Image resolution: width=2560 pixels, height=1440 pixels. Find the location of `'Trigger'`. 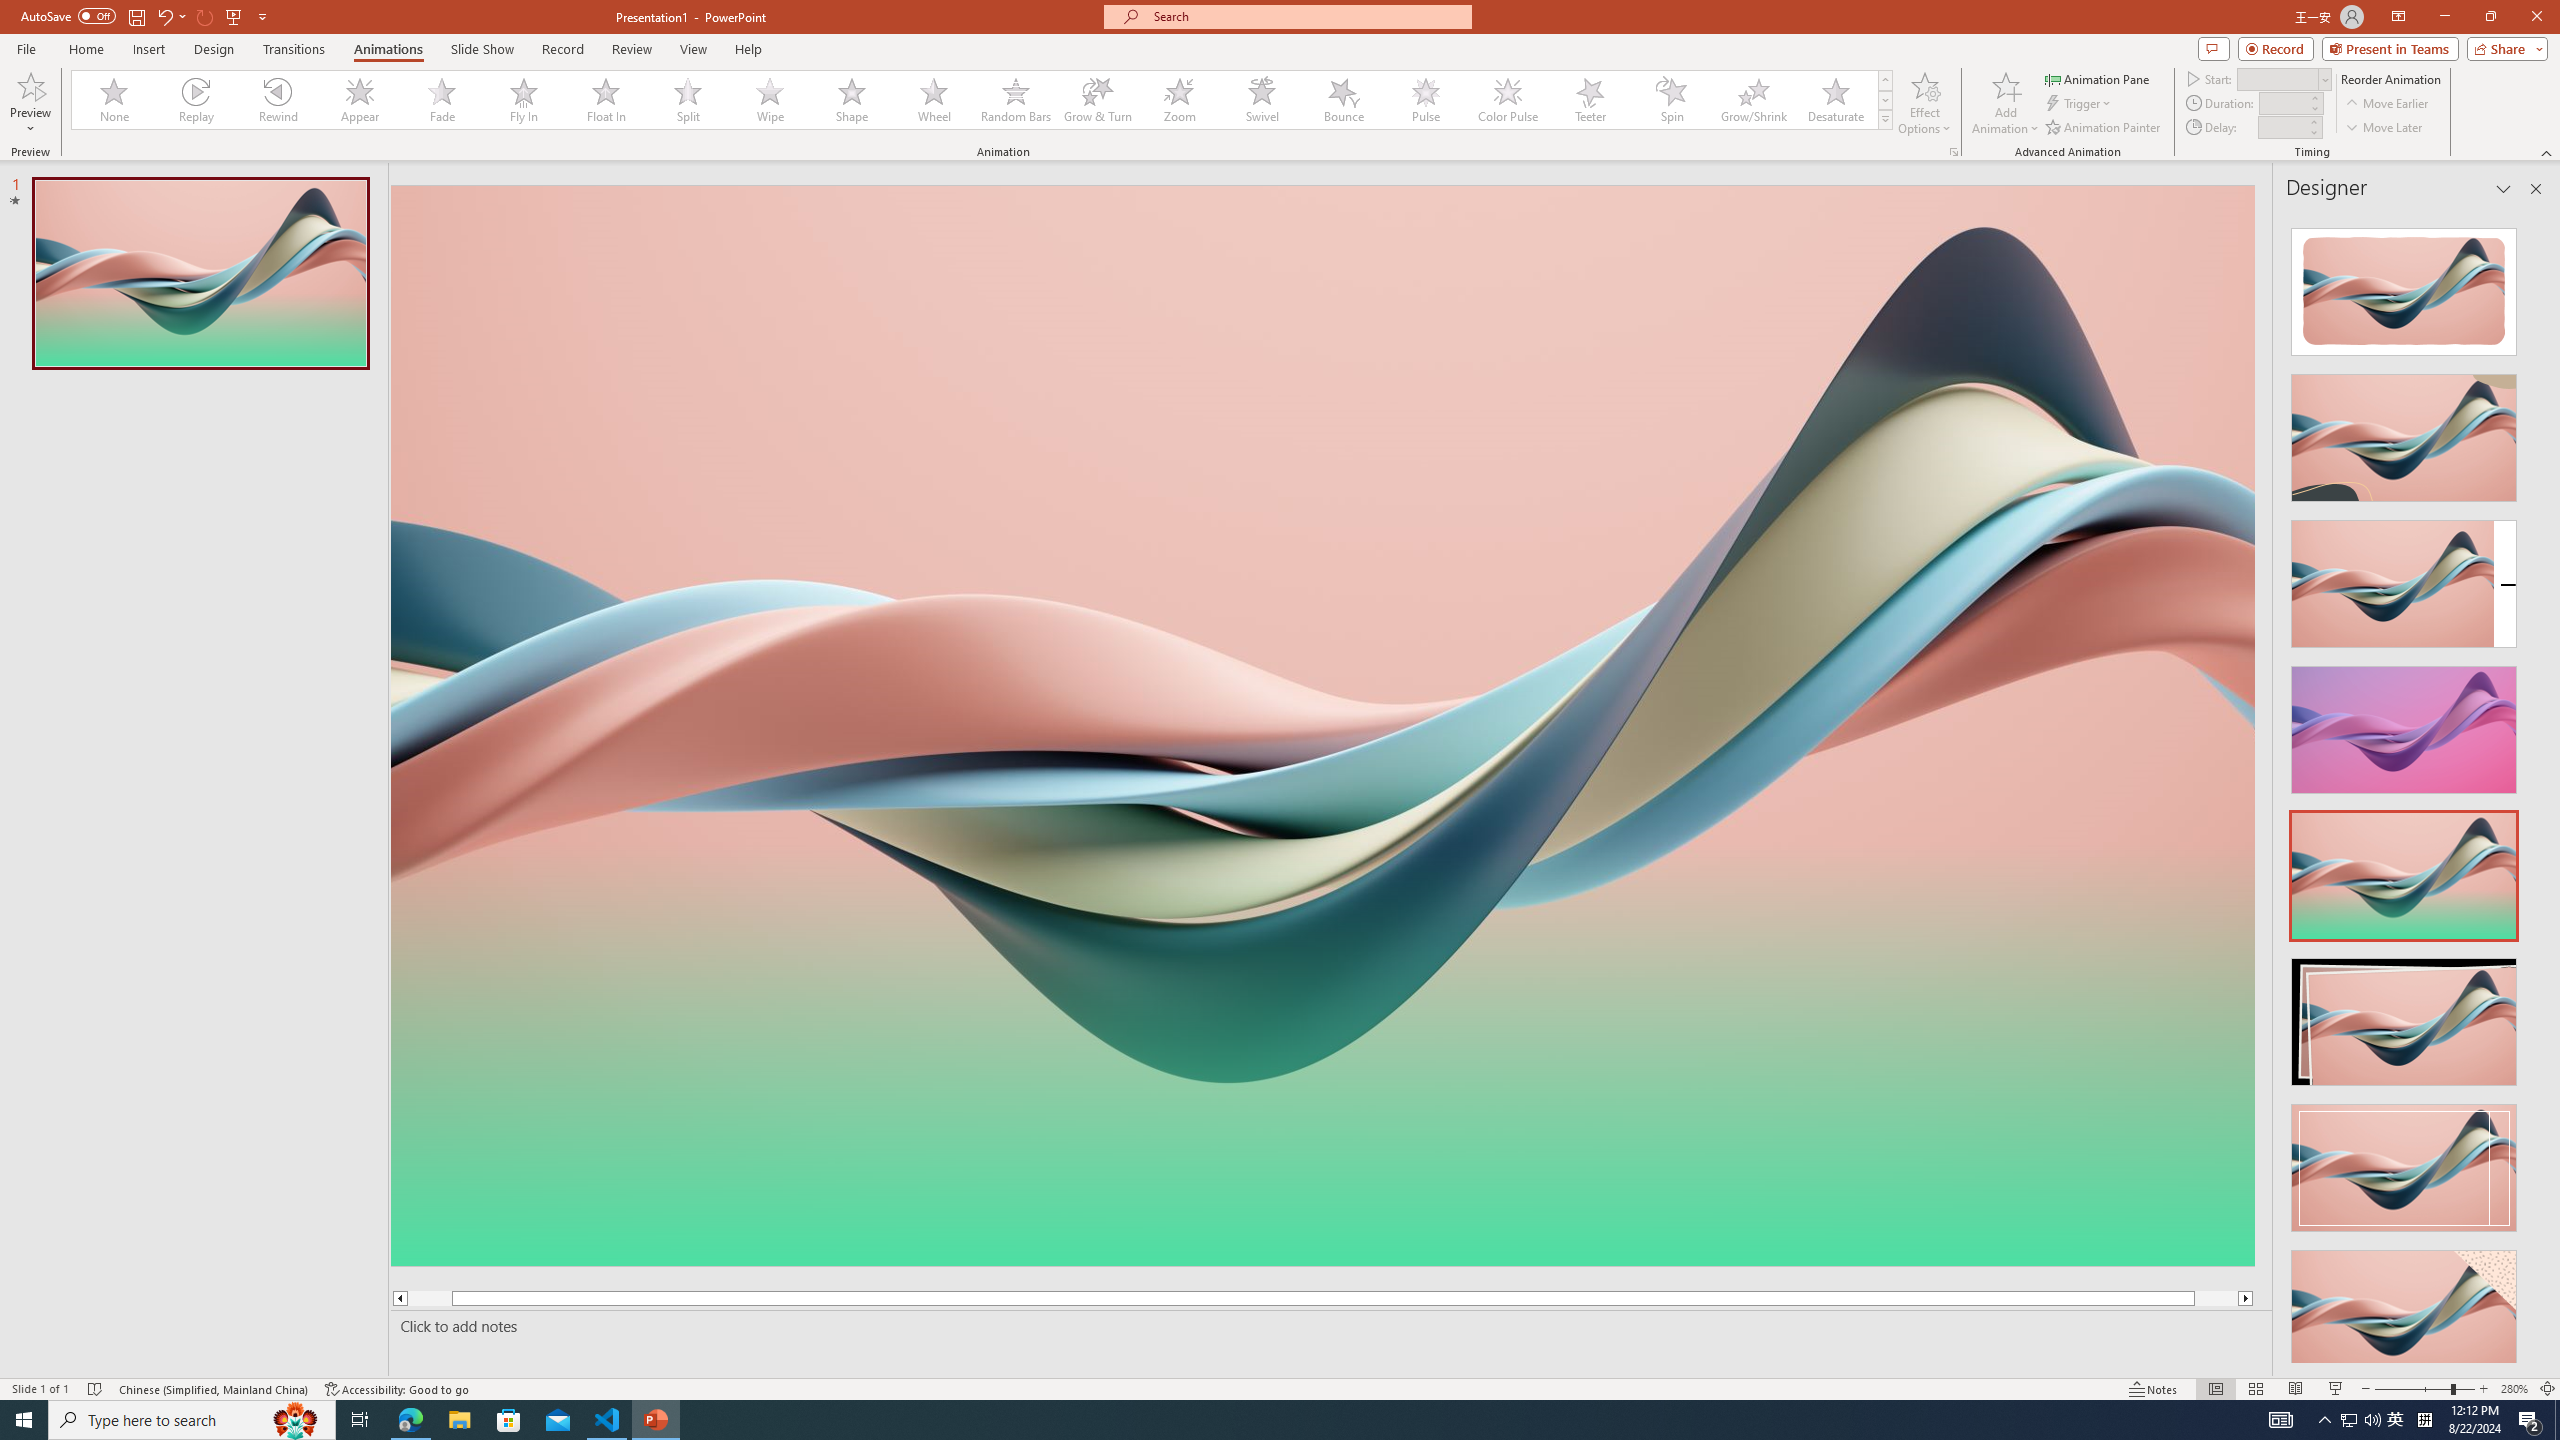

'Trigger' is located at coordinates (2079, 103).